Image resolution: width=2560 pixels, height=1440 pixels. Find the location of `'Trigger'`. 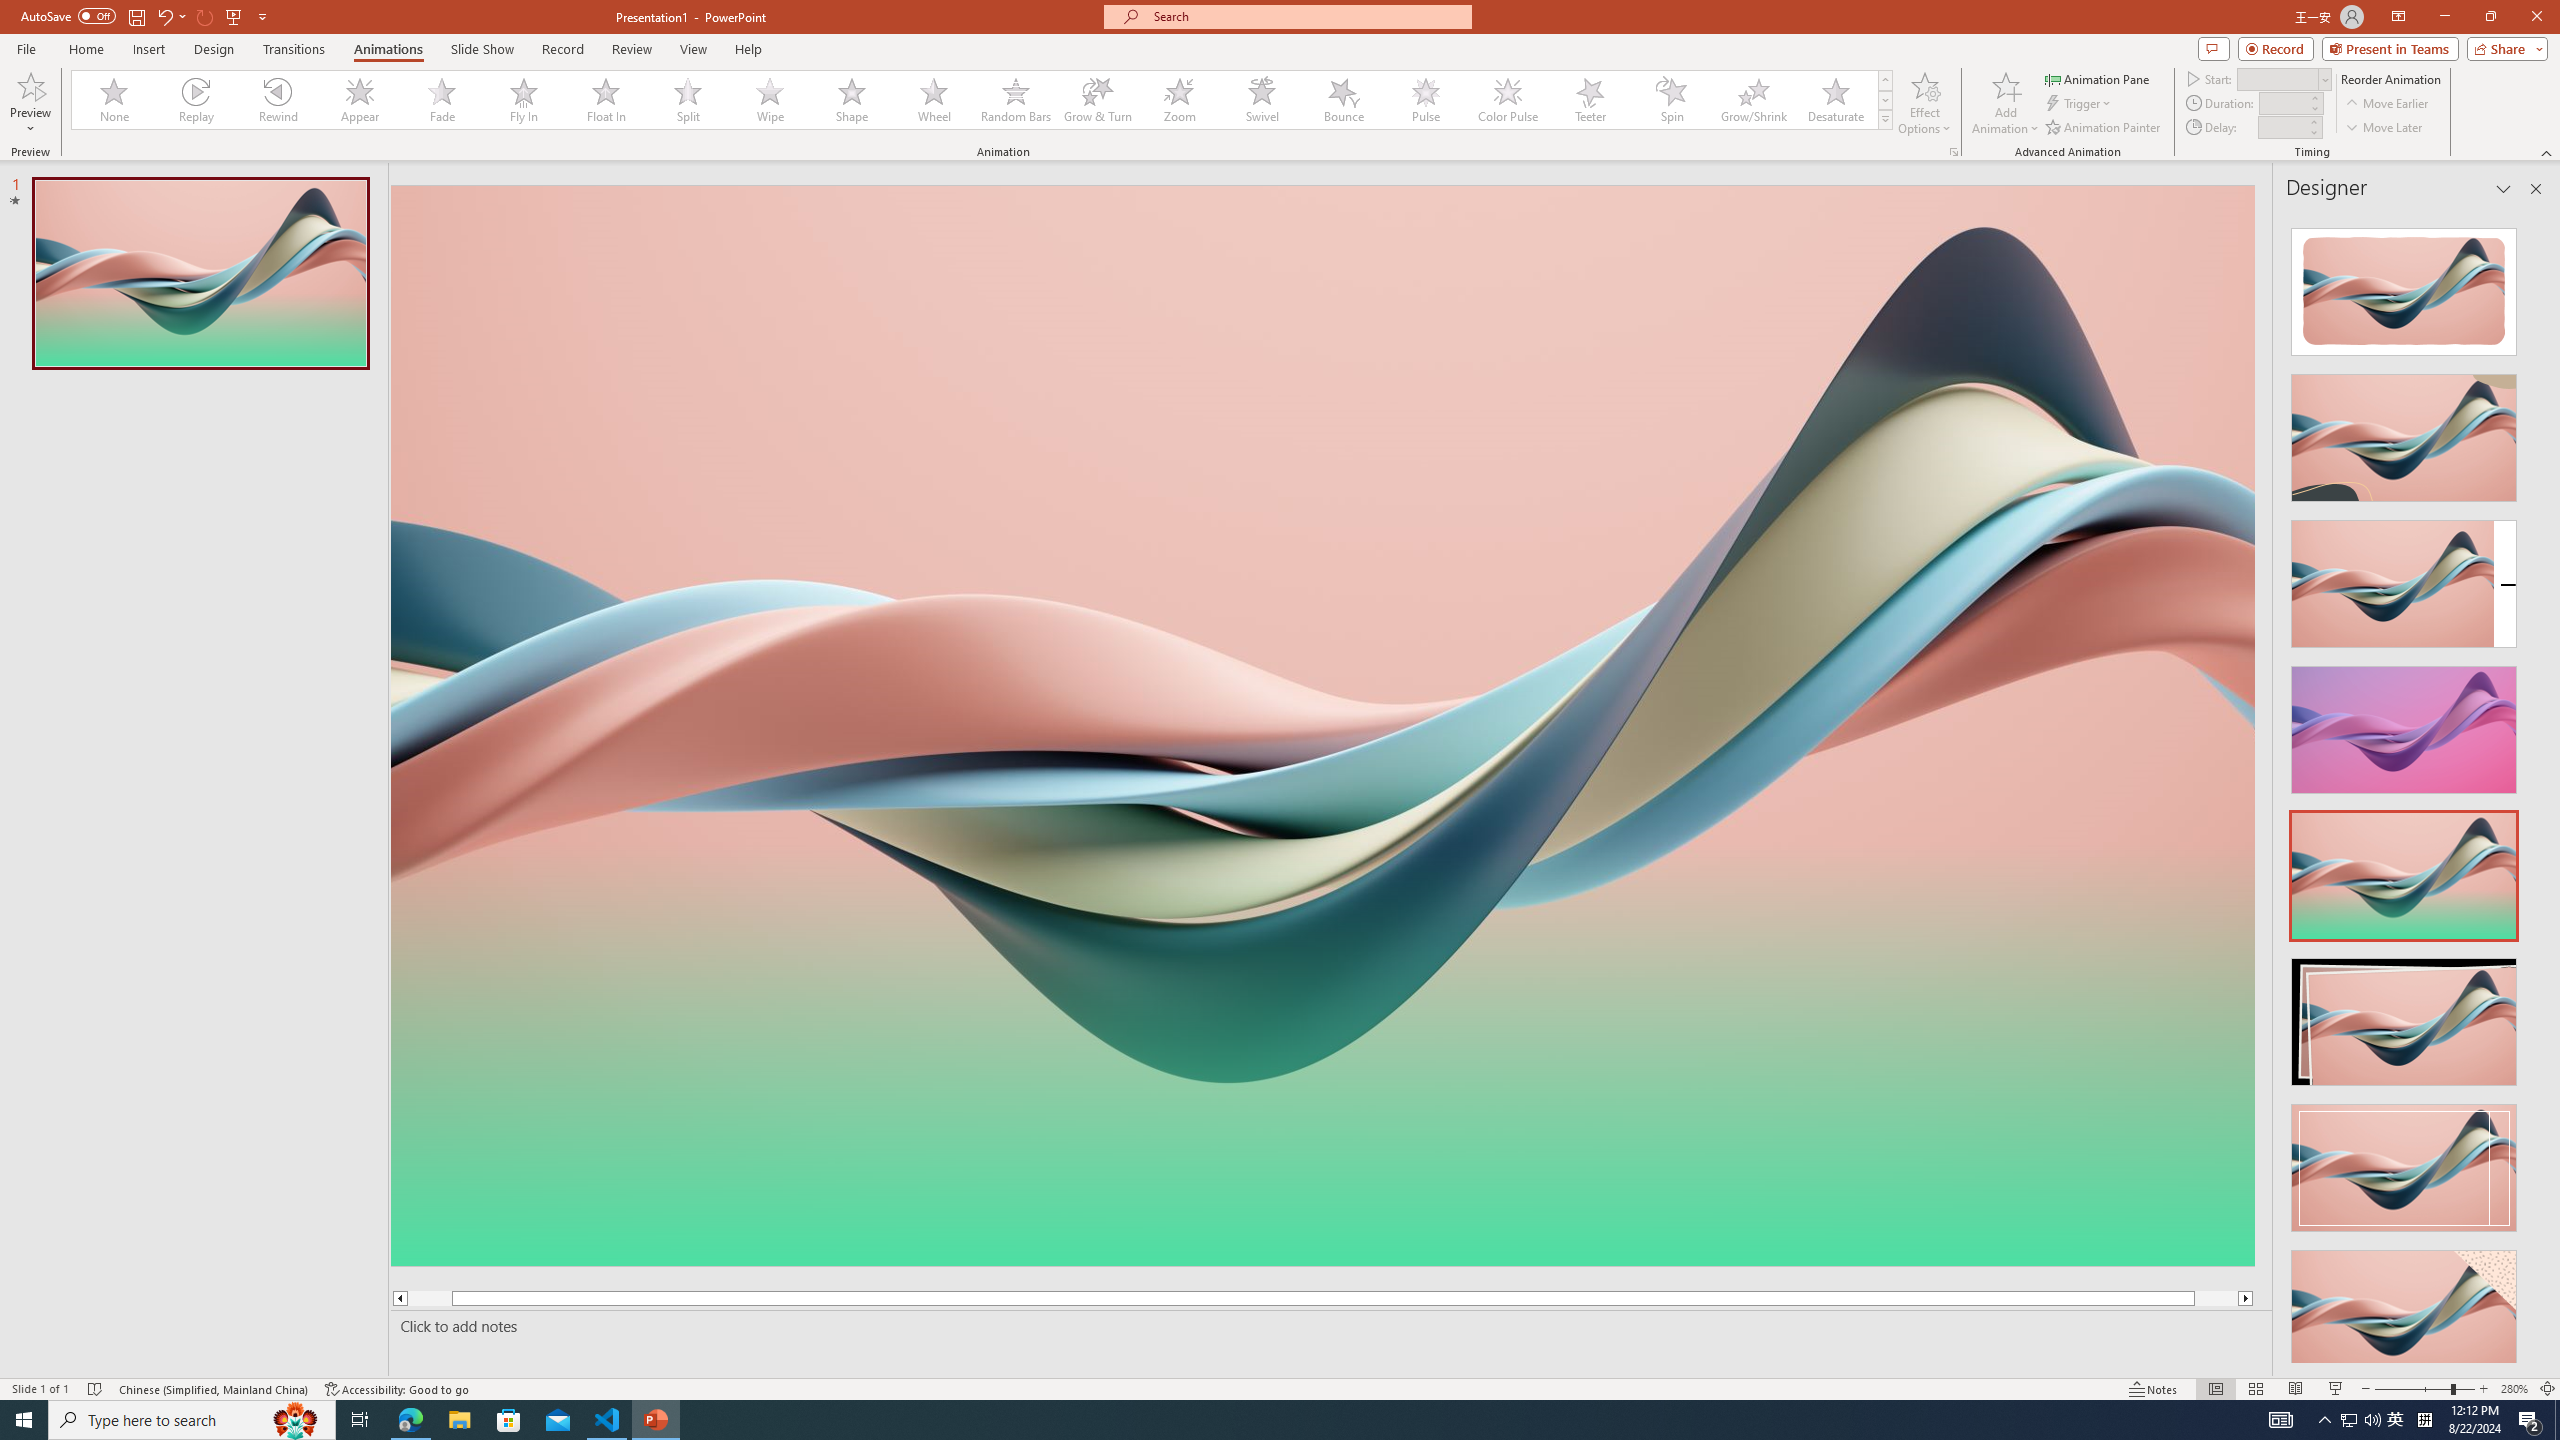

'Trigger' is located at coordinates (2079, 103).